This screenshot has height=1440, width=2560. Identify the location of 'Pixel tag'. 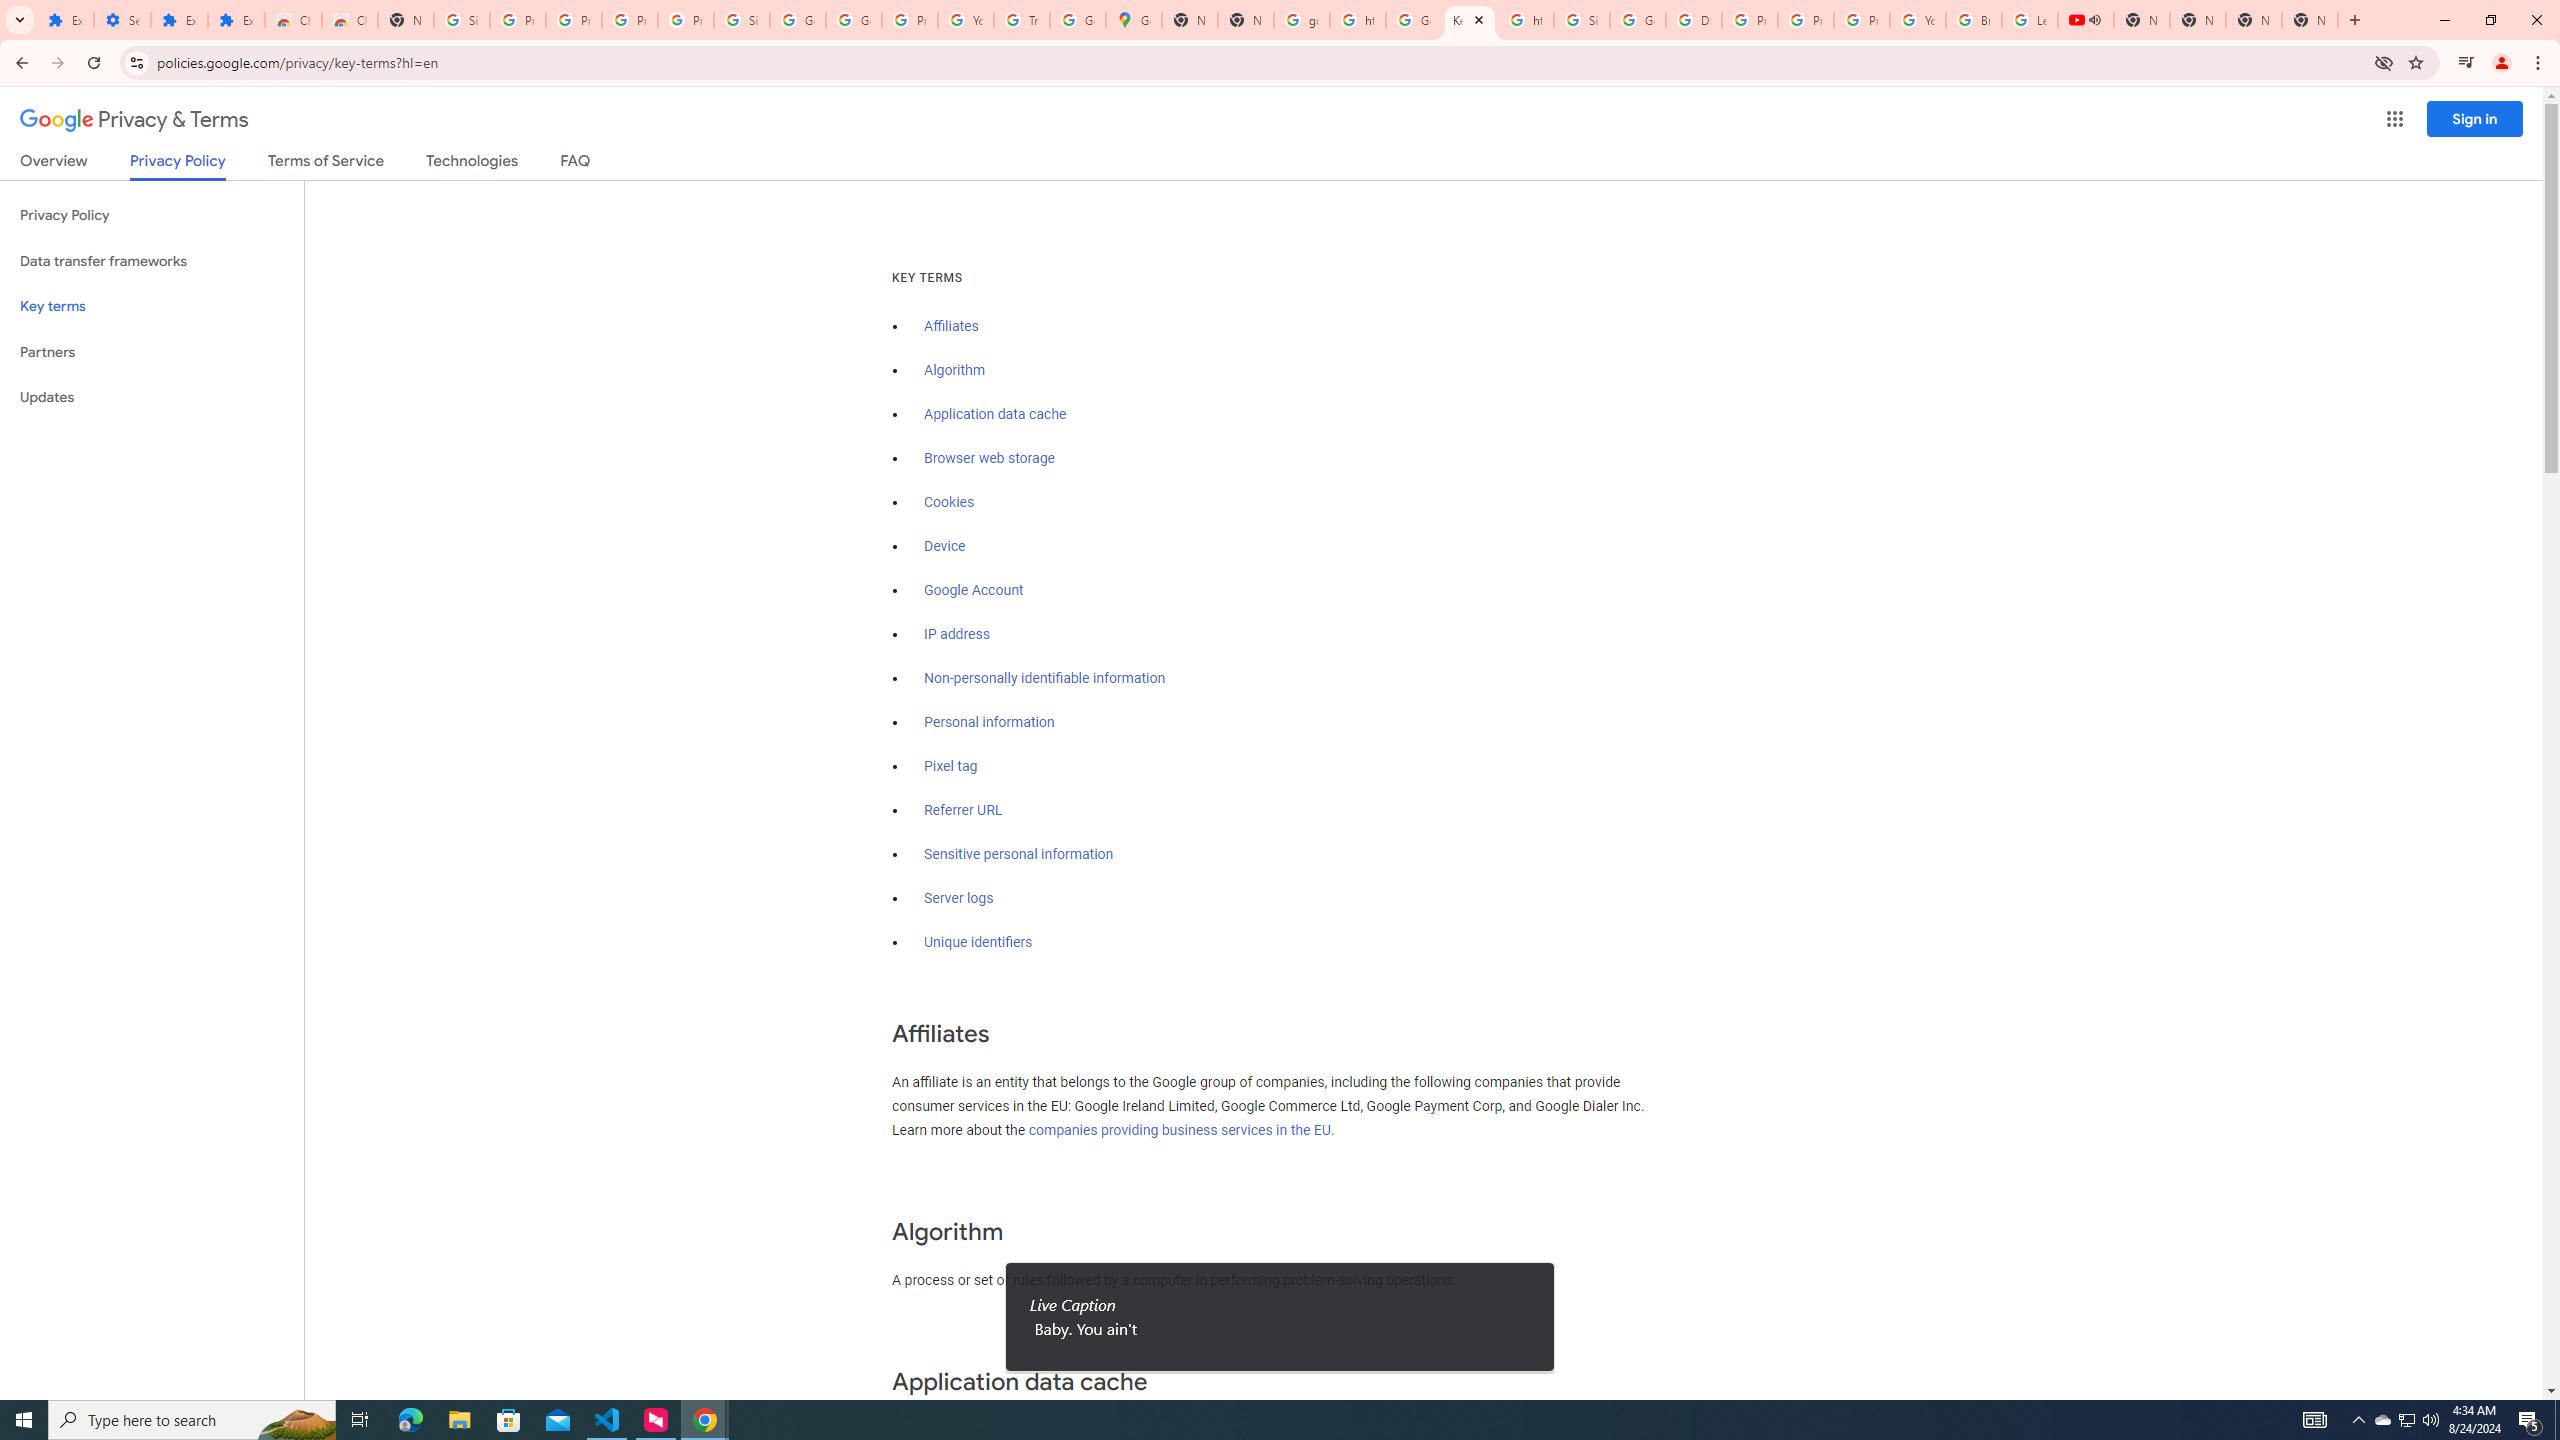
(950, 765).